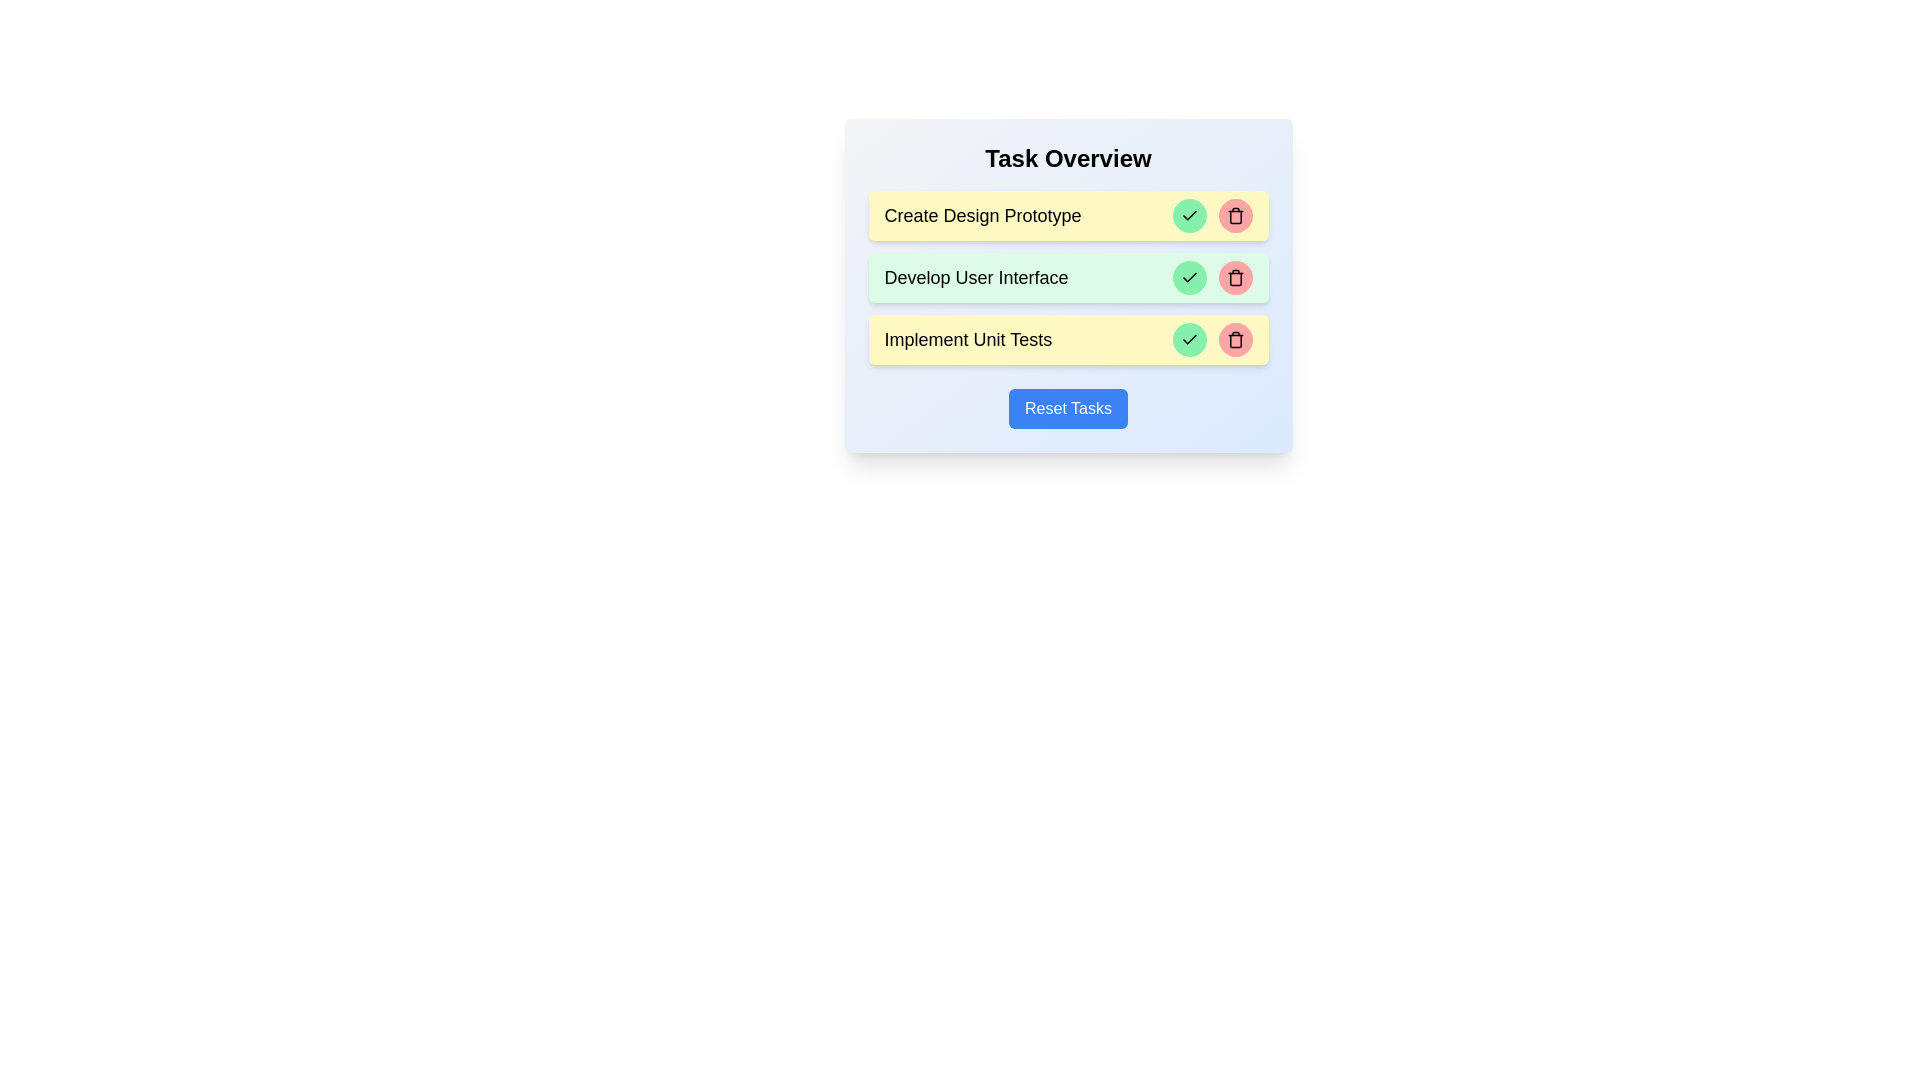 This screenshot has width=1920, height=1080. I want to click on the delete button of the task identified by Develop User Interface, so click(1234, 277).